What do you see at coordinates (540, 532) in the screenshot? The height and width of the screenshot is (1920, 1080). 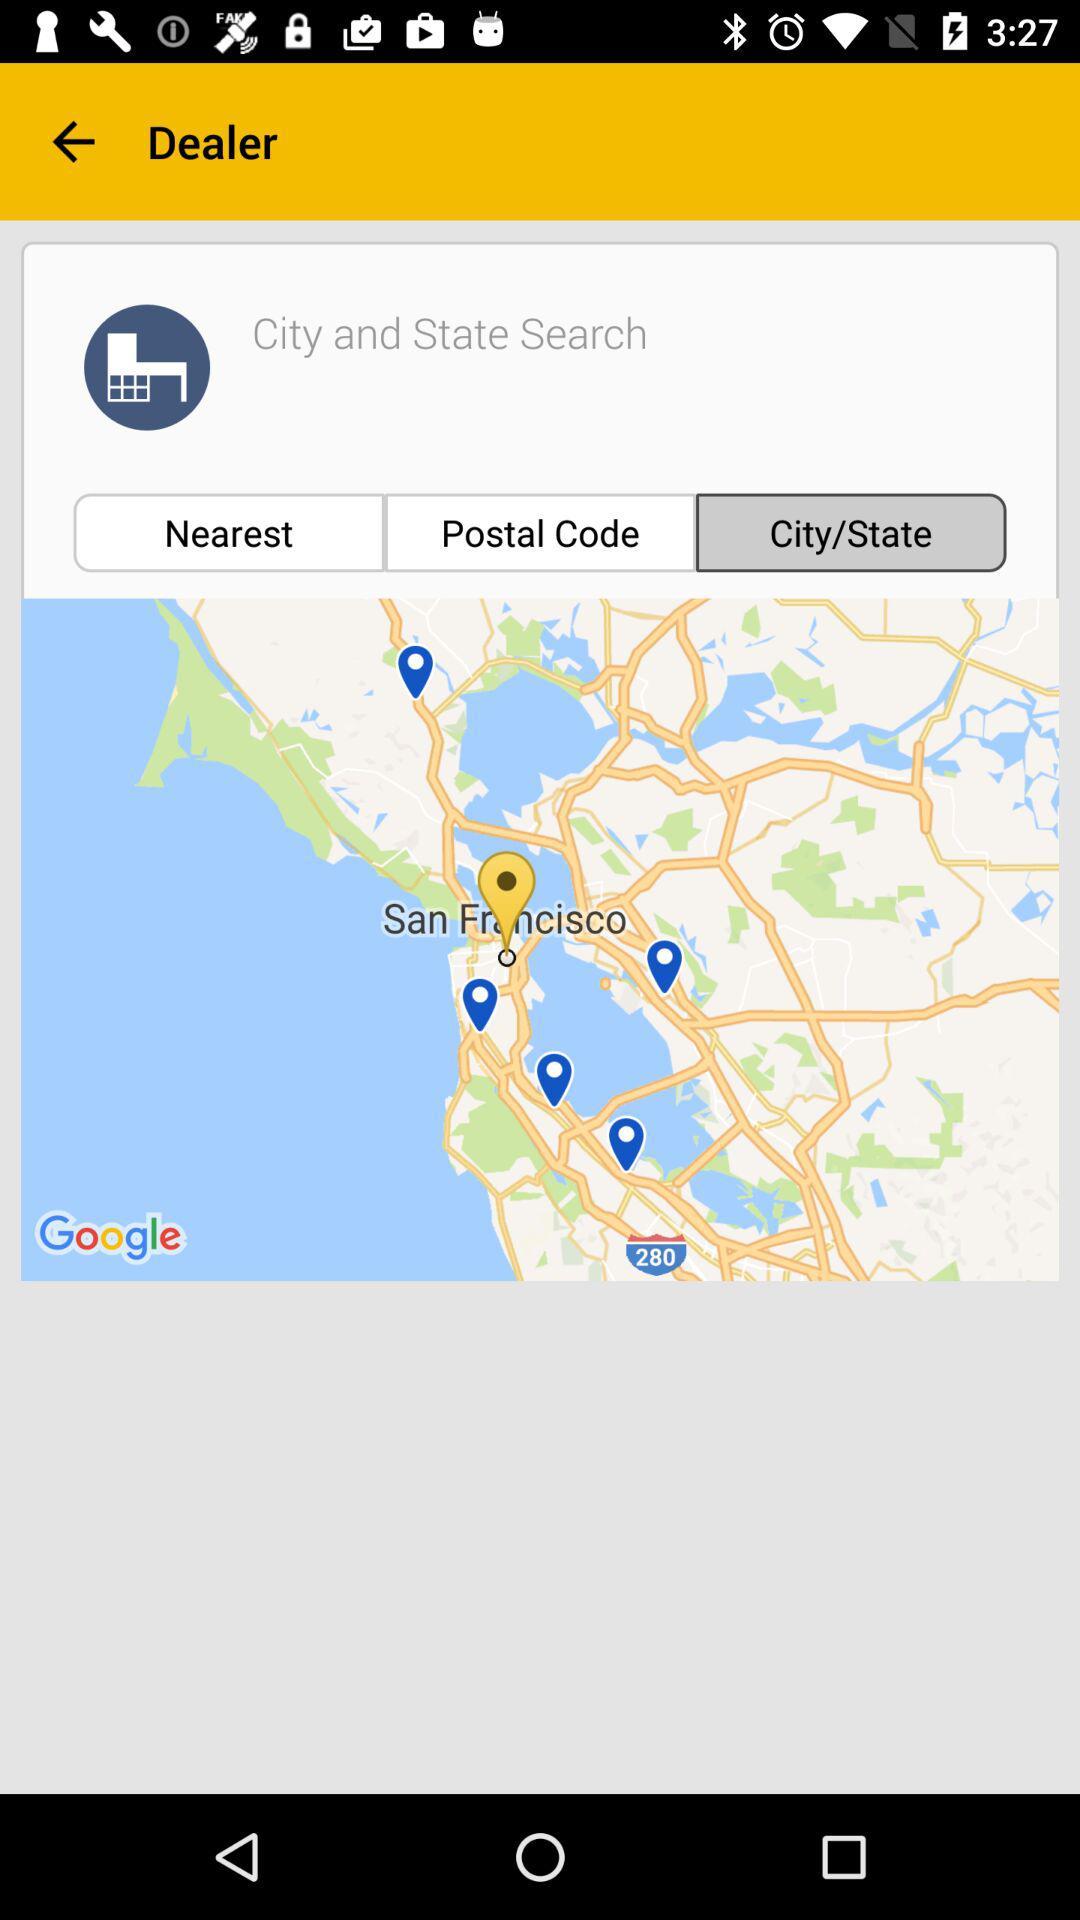 I see `postal code item` at bounding box center [540, 532].